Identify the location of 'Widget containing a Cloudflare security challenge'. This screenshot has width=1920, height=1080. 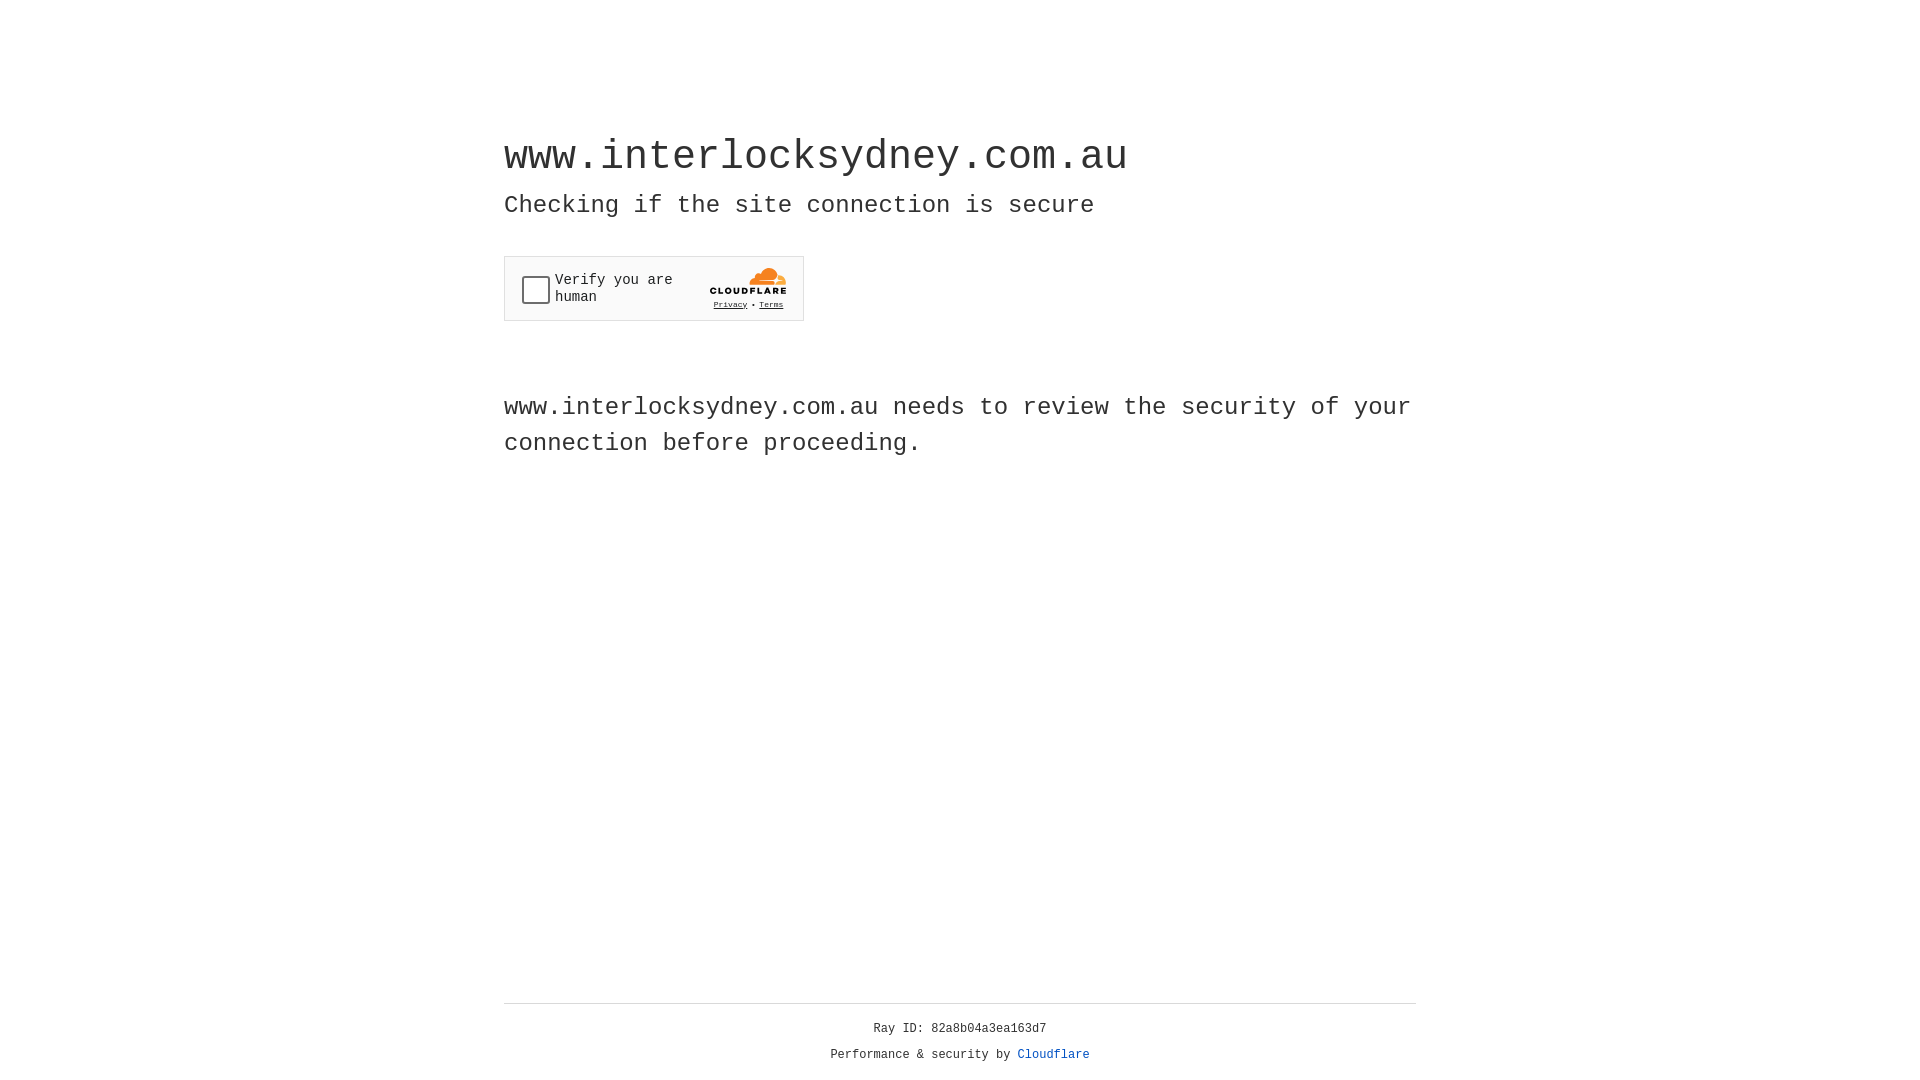
(653, 288).